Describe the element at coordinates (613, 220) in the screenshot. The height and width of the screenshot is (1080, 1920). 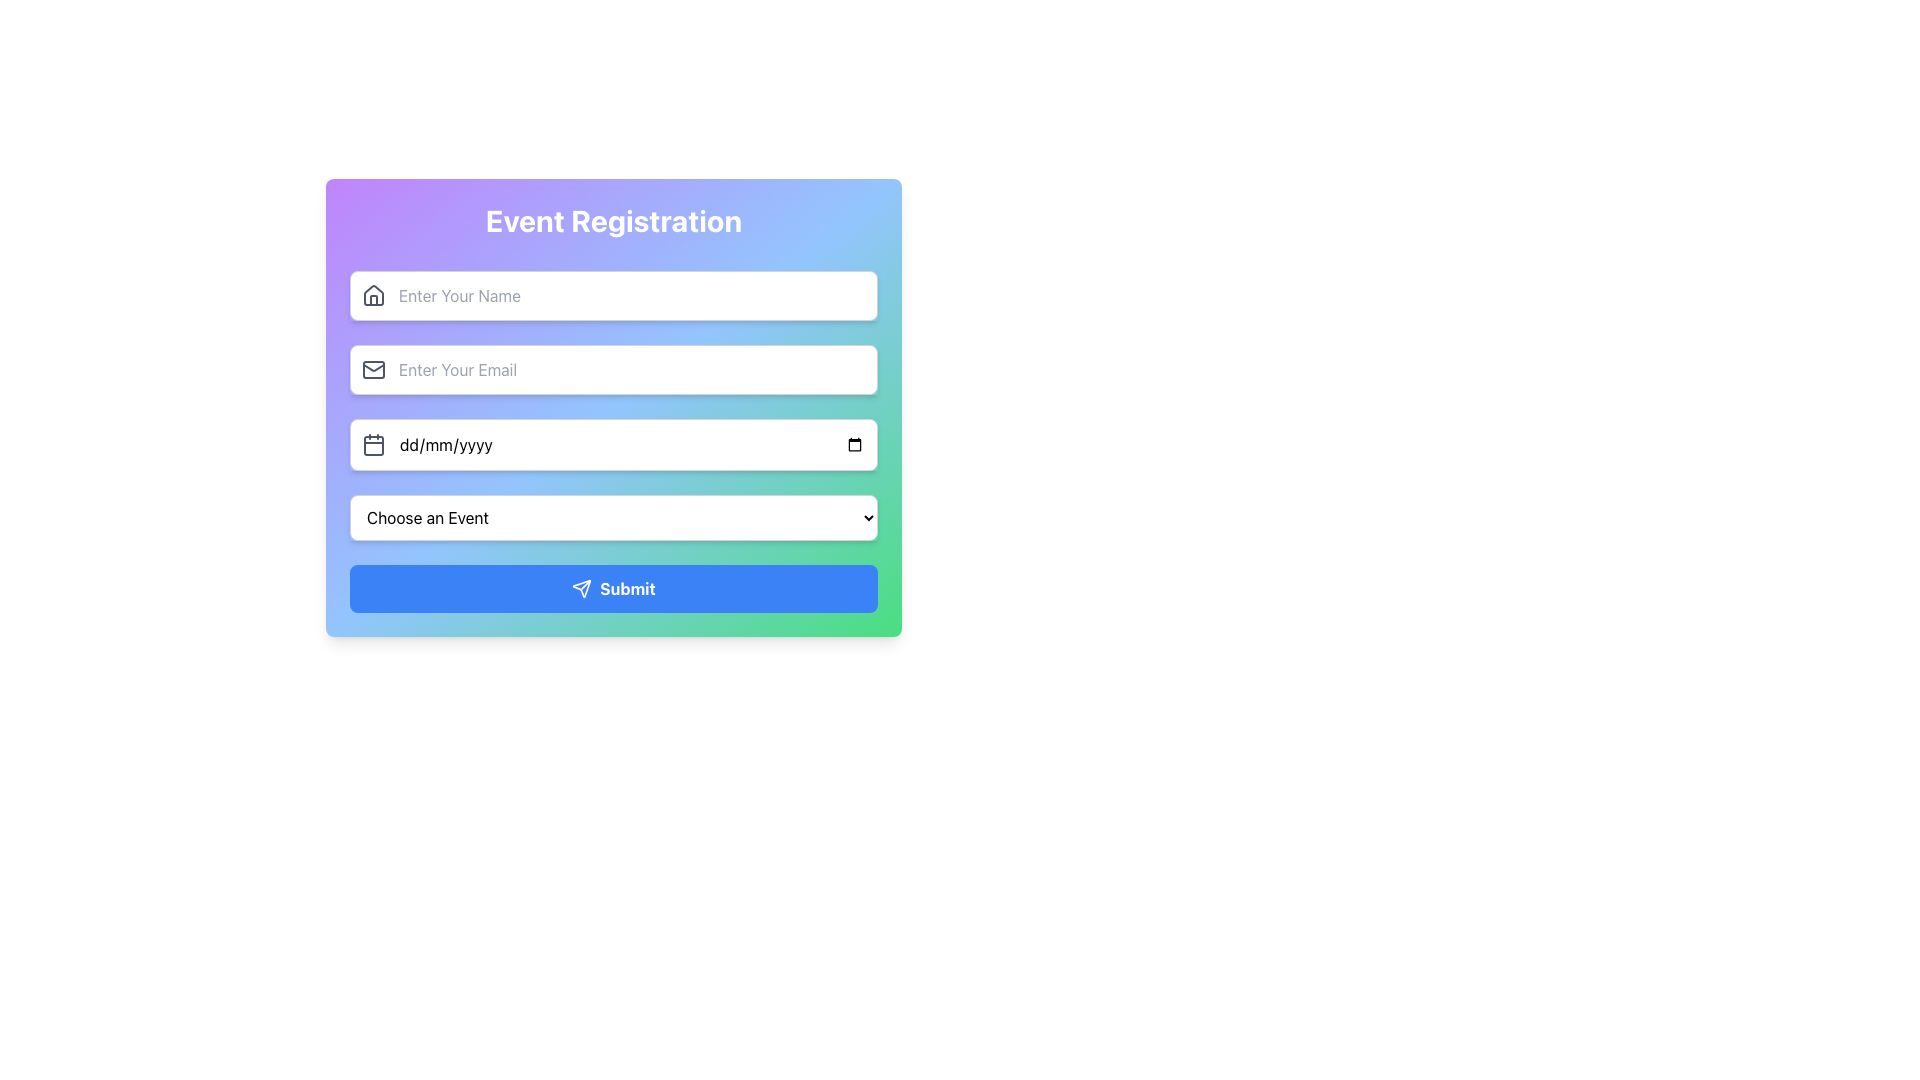
I see `the prominent header text label reading 'Event Registration', which is styled in bold, white text and centrally aligned within a colorful gradient background` at that location.